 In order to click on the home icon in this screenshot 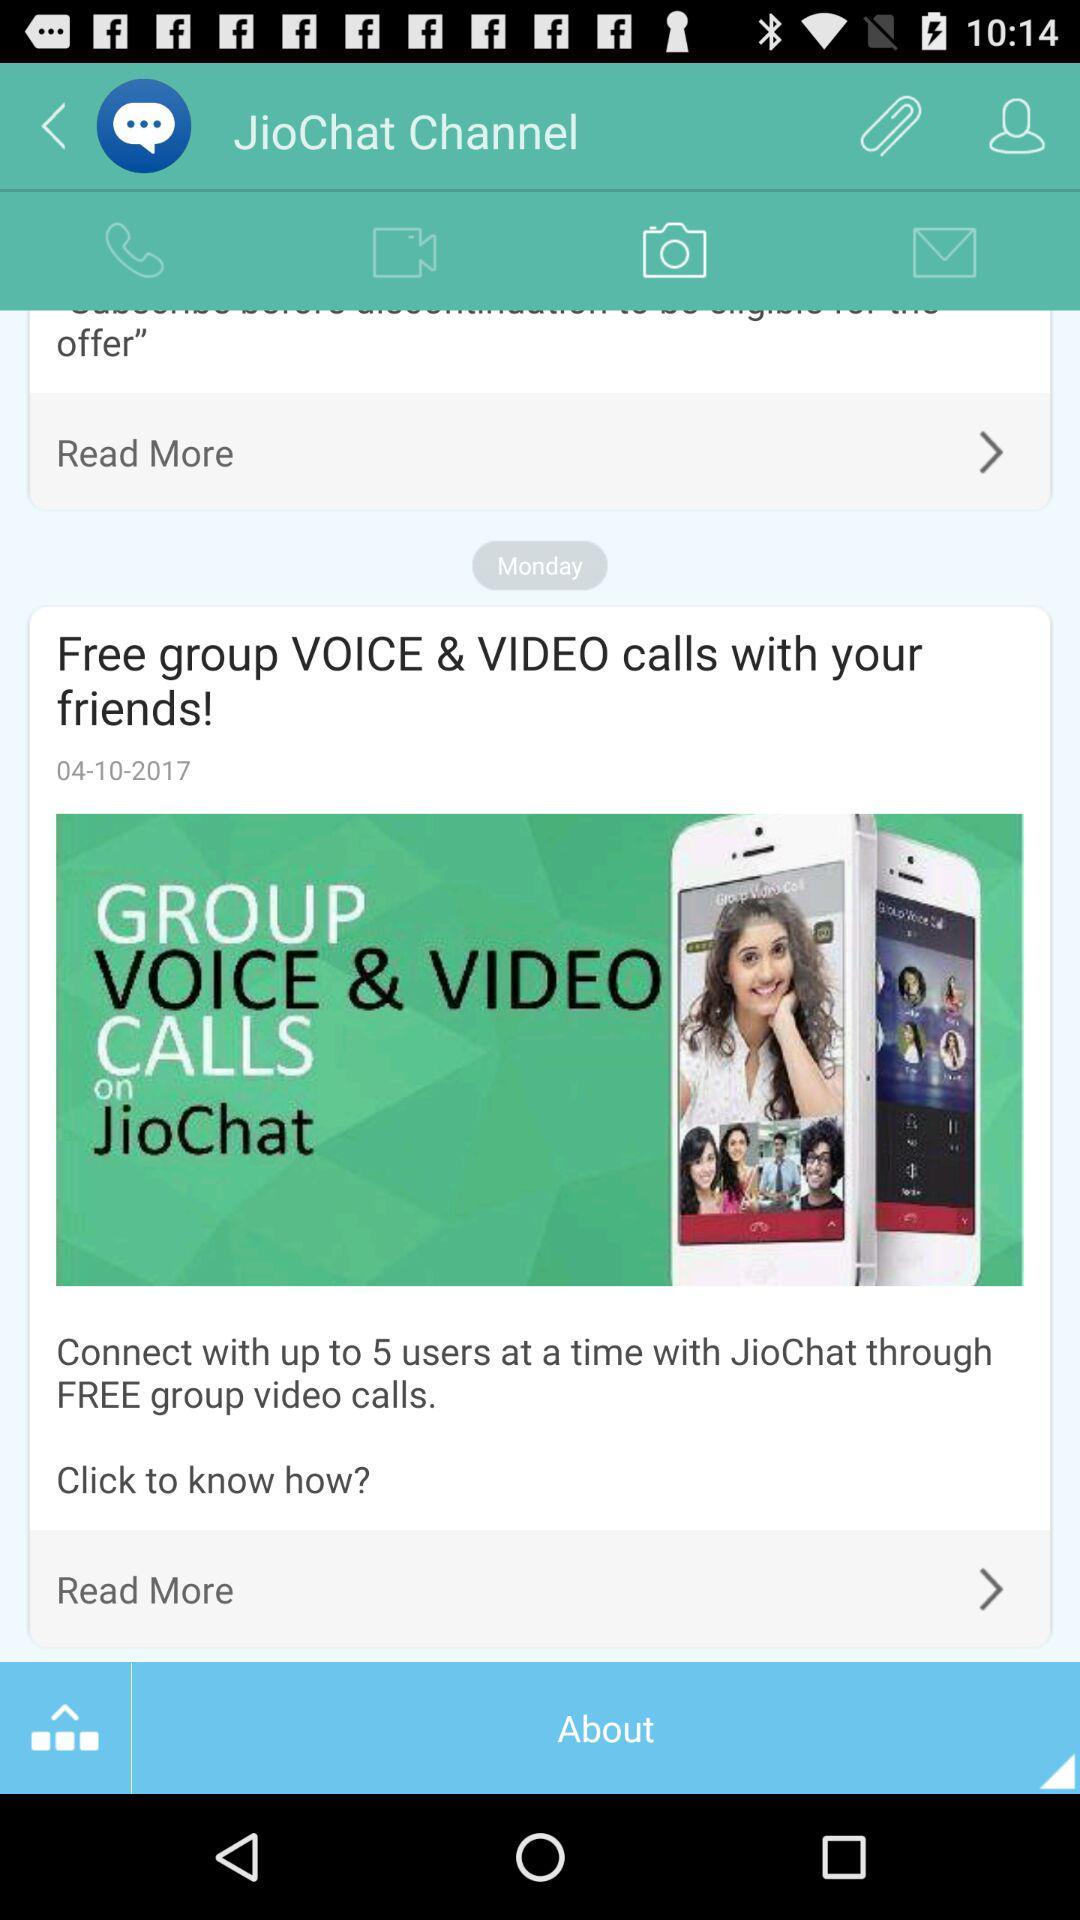, I will do `click(64, 1848)`.